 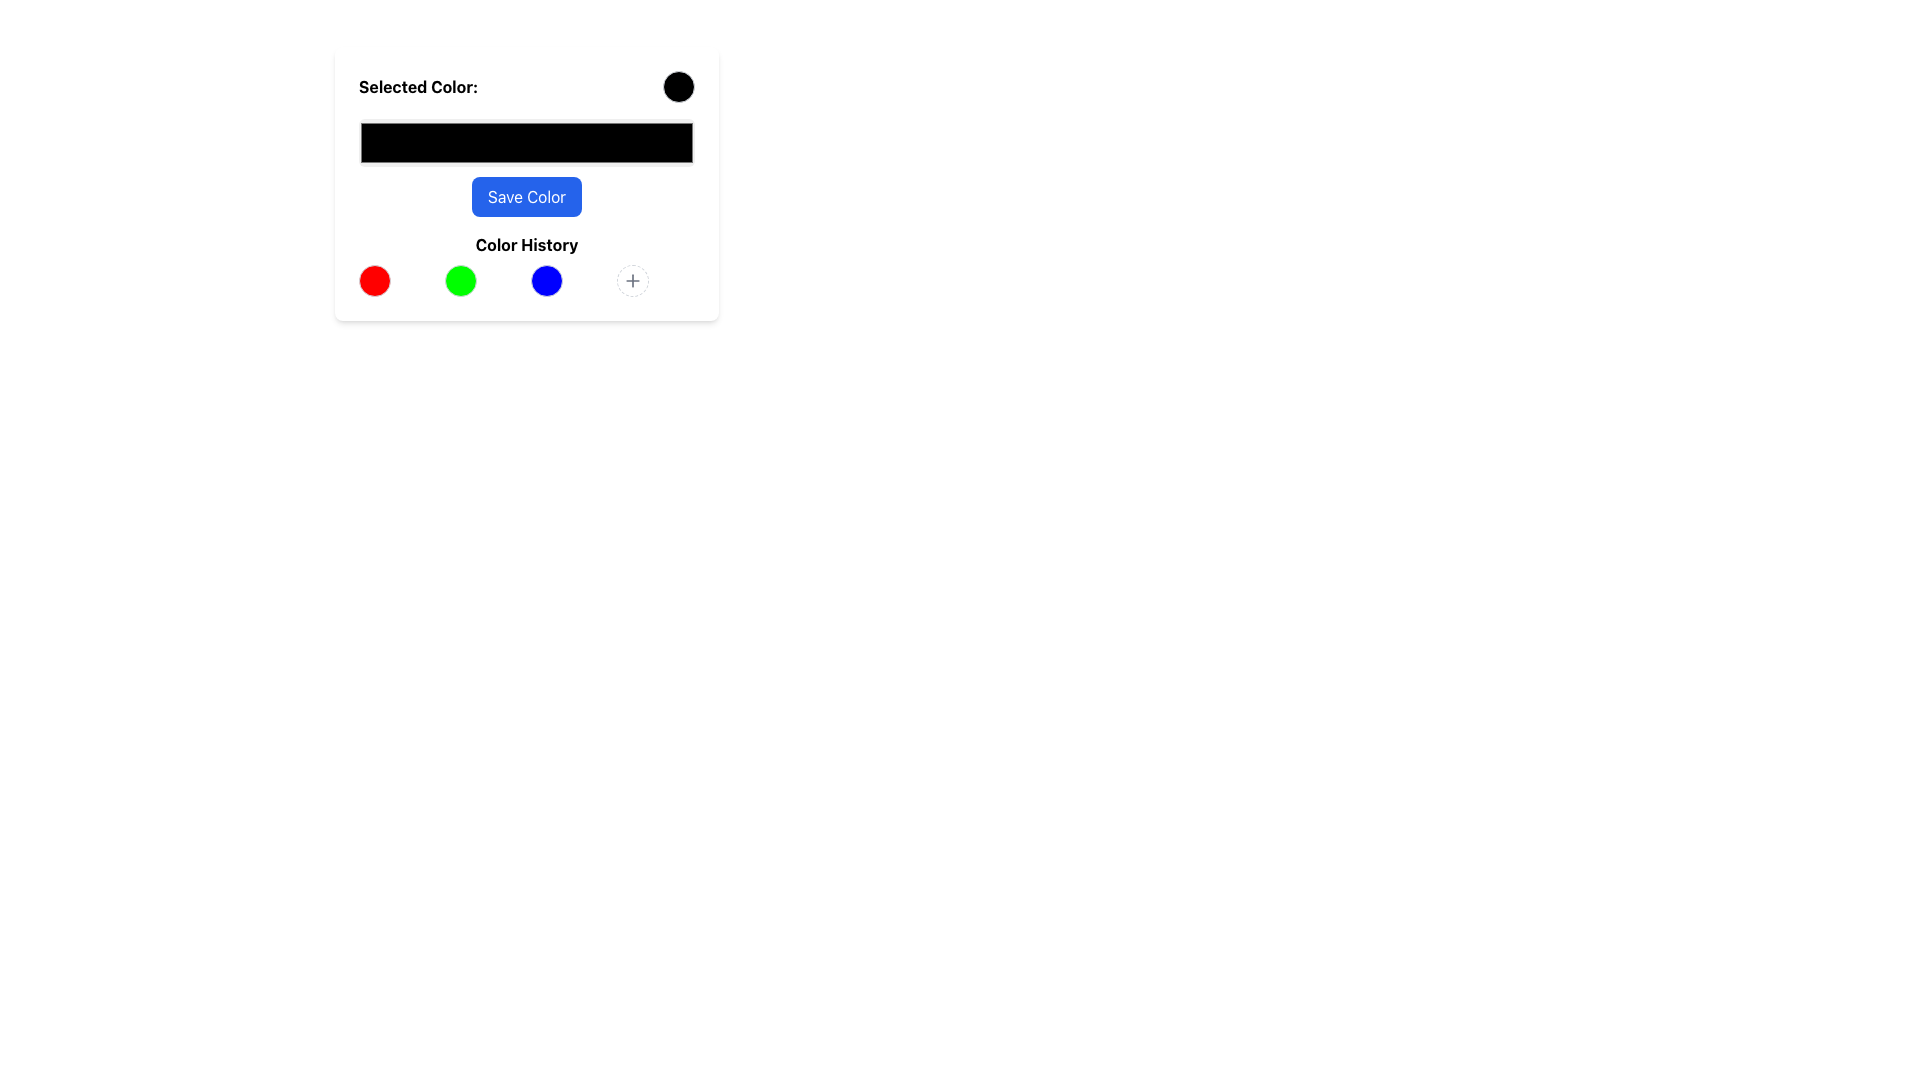 What do you see at coordinates (632, 281) in the screenshot?
I see `the fourth button with an icon in the 'Color History' section` at bounding box center [632, 281].